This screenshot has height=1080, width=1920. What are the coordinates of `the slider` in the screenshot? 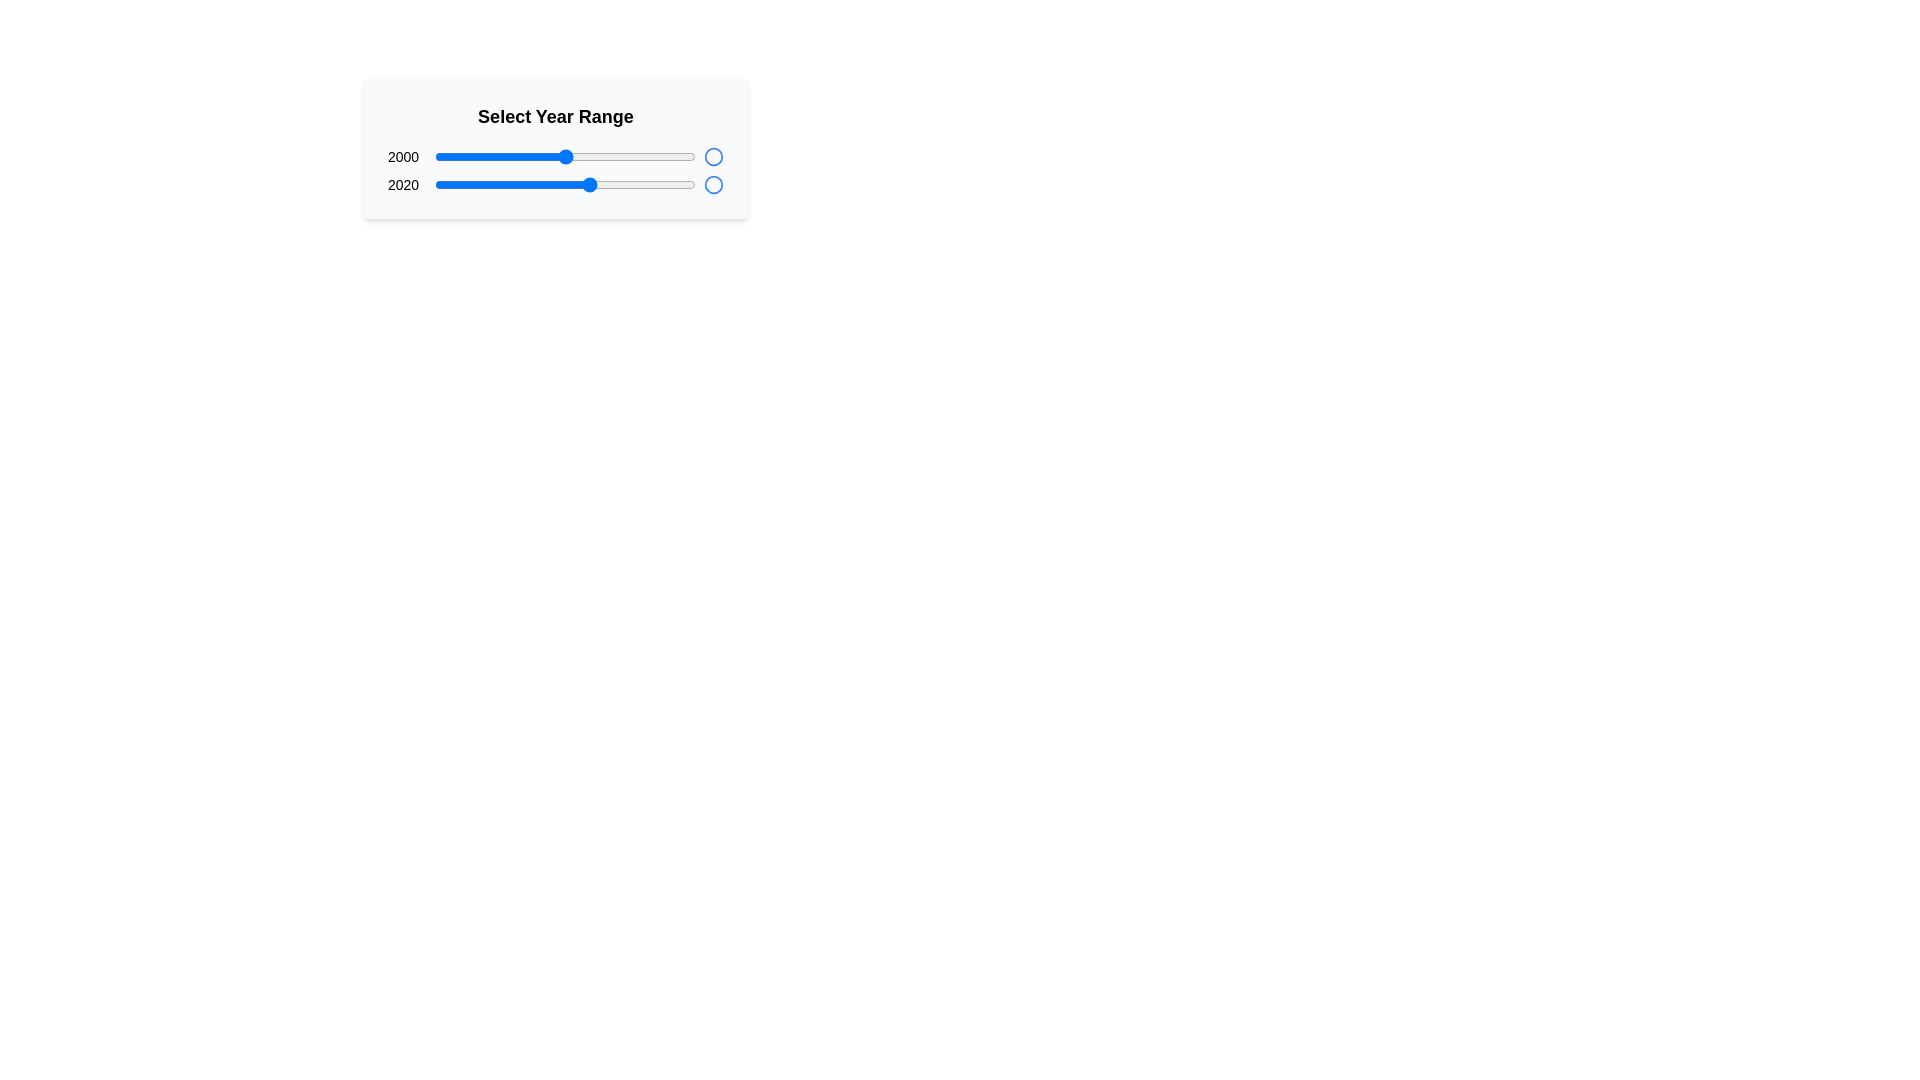 It's located at (453, 156).